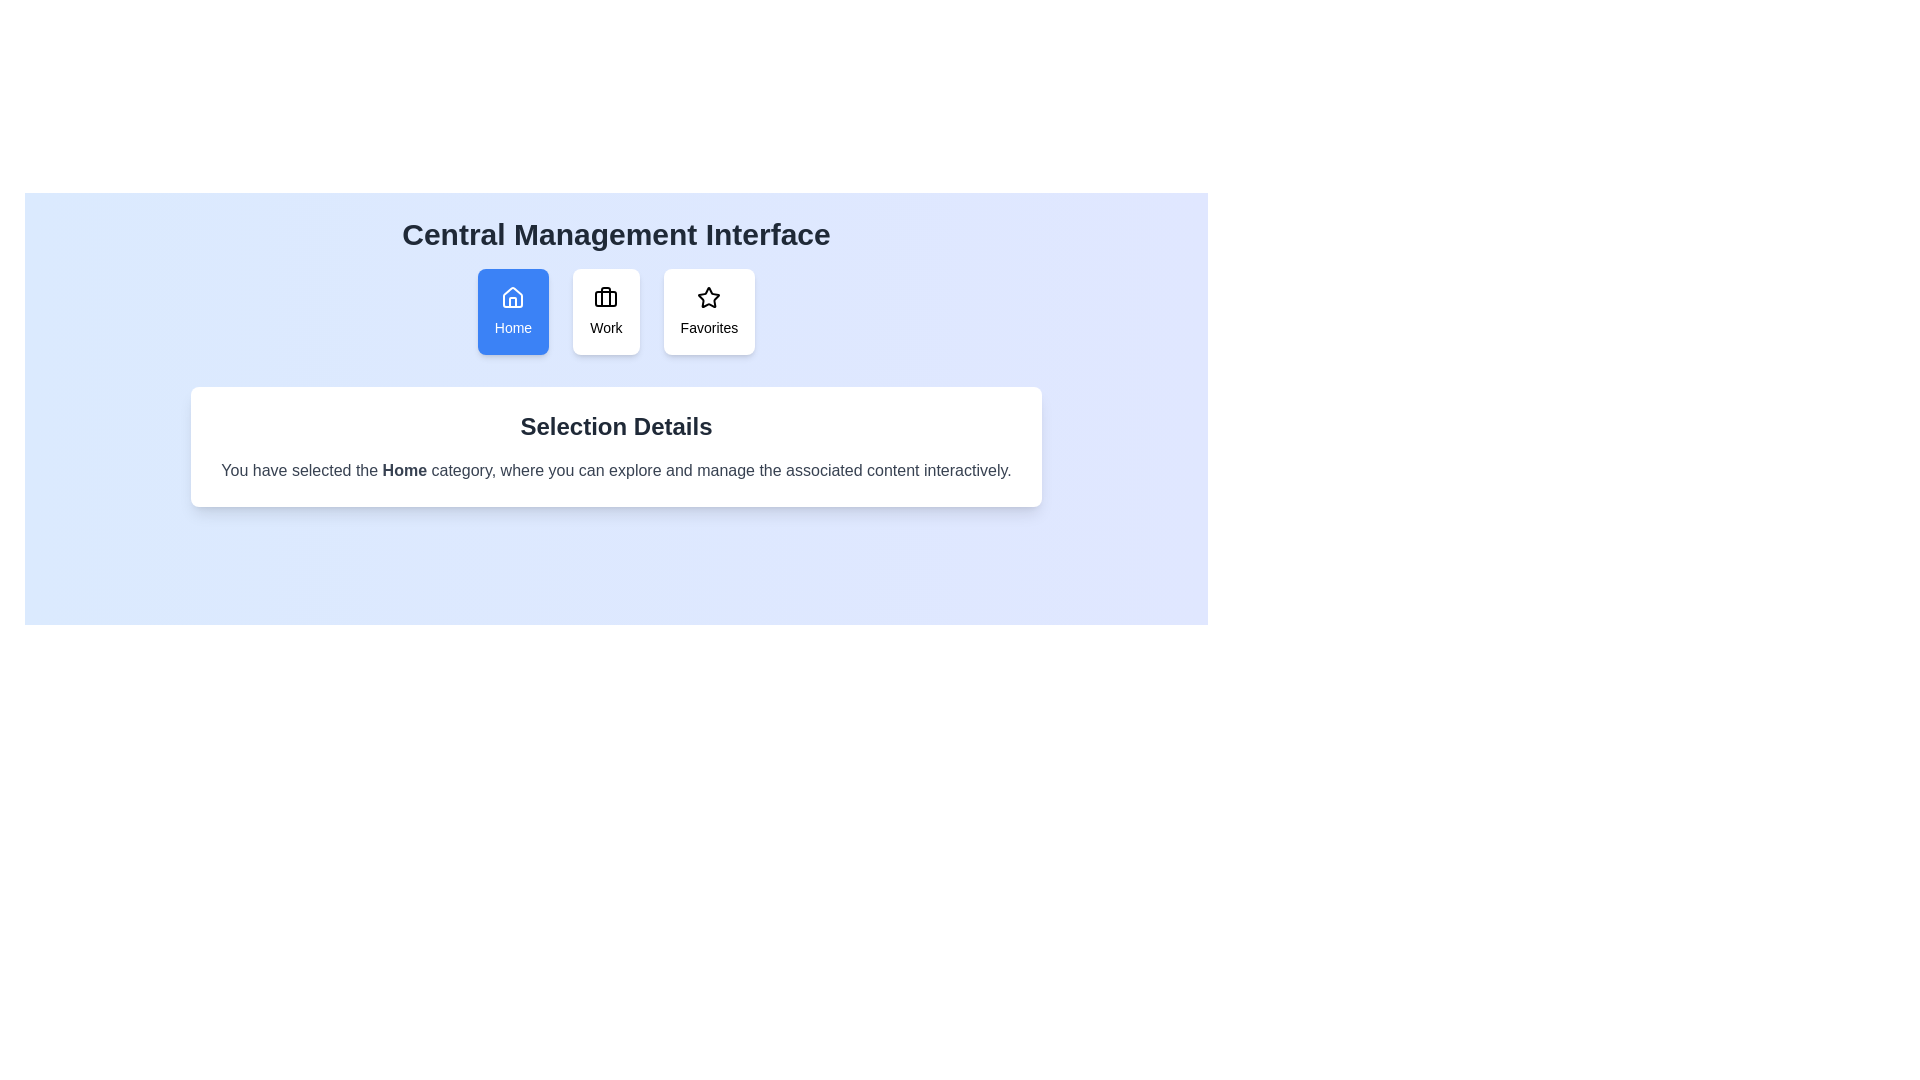 The image size is (1920, 1080). What do you see at coordinates (709, 312) in the screenshot?
I see `the rounded rectangular button labeled 'Favorites' with a star icon, located in the top-right section of a horizontal row` at bounding box center [709, 312].